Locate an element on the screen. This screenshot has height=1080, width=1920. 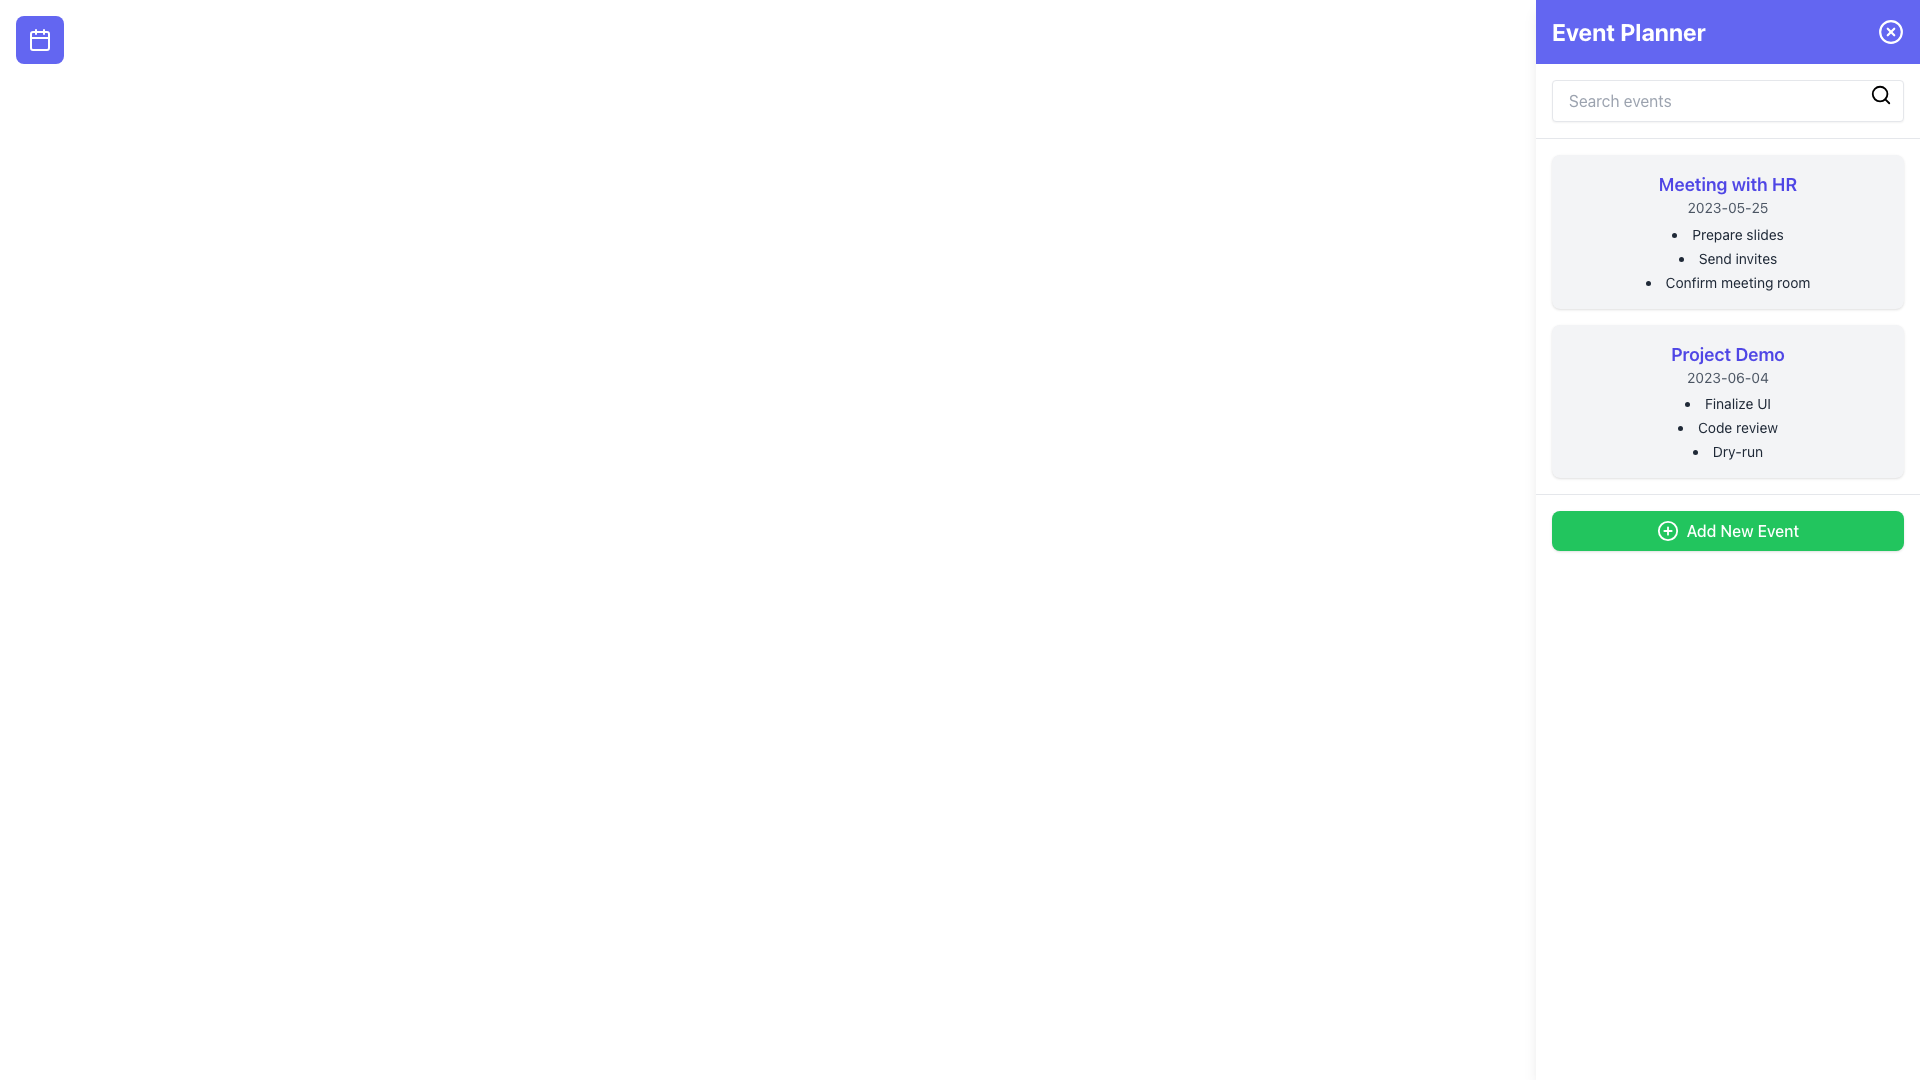
text of the third item in the bulleted list under the 'Project Demo' section, which is located in the sidebar on the right side of the page is located at coordinates (1727, 451).